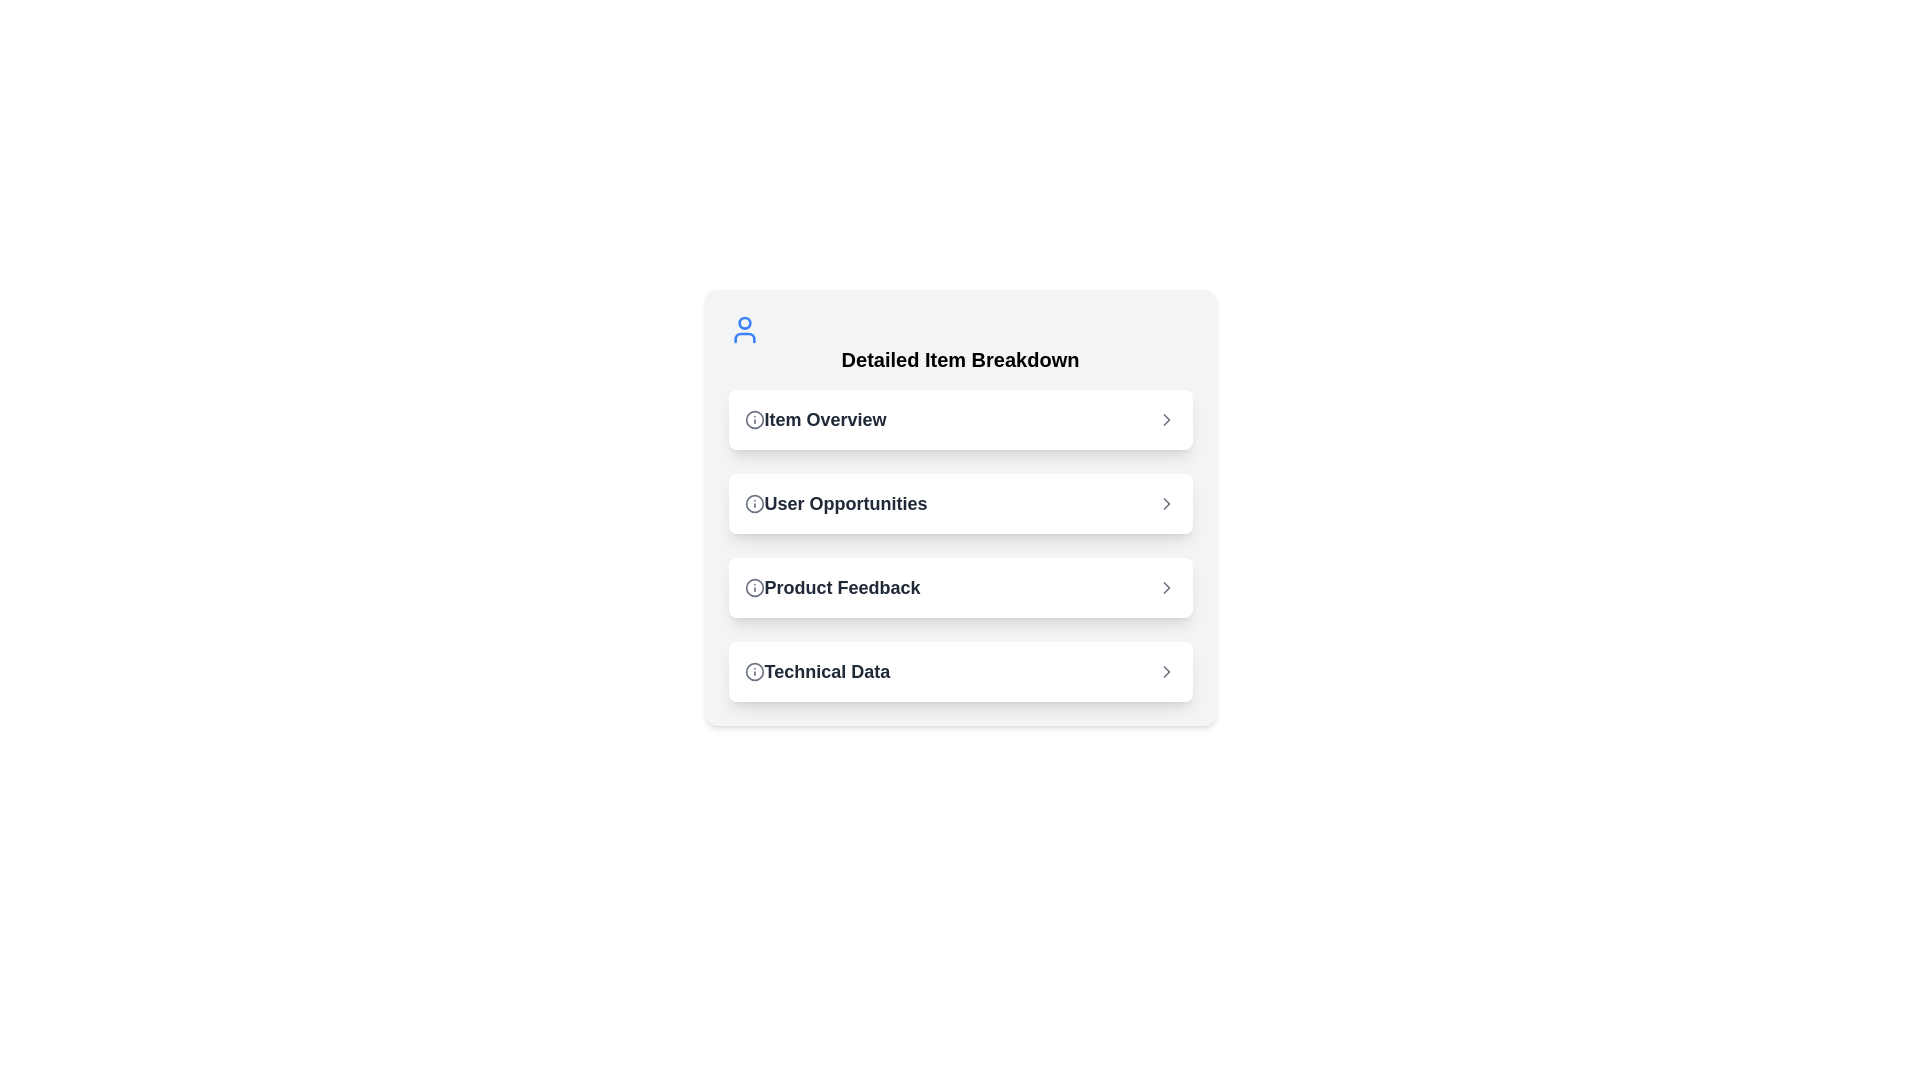 Image resolution: width=1920 pixels, height=1080 pixels. Describe the element at coordinates (753, 503) in the screenshot. I see `the small gray circular informational icon with an 'i' character inside, located to the left of the 'User Opportunities' text in the 'Detailed Item Breakdown' menu` at that location.